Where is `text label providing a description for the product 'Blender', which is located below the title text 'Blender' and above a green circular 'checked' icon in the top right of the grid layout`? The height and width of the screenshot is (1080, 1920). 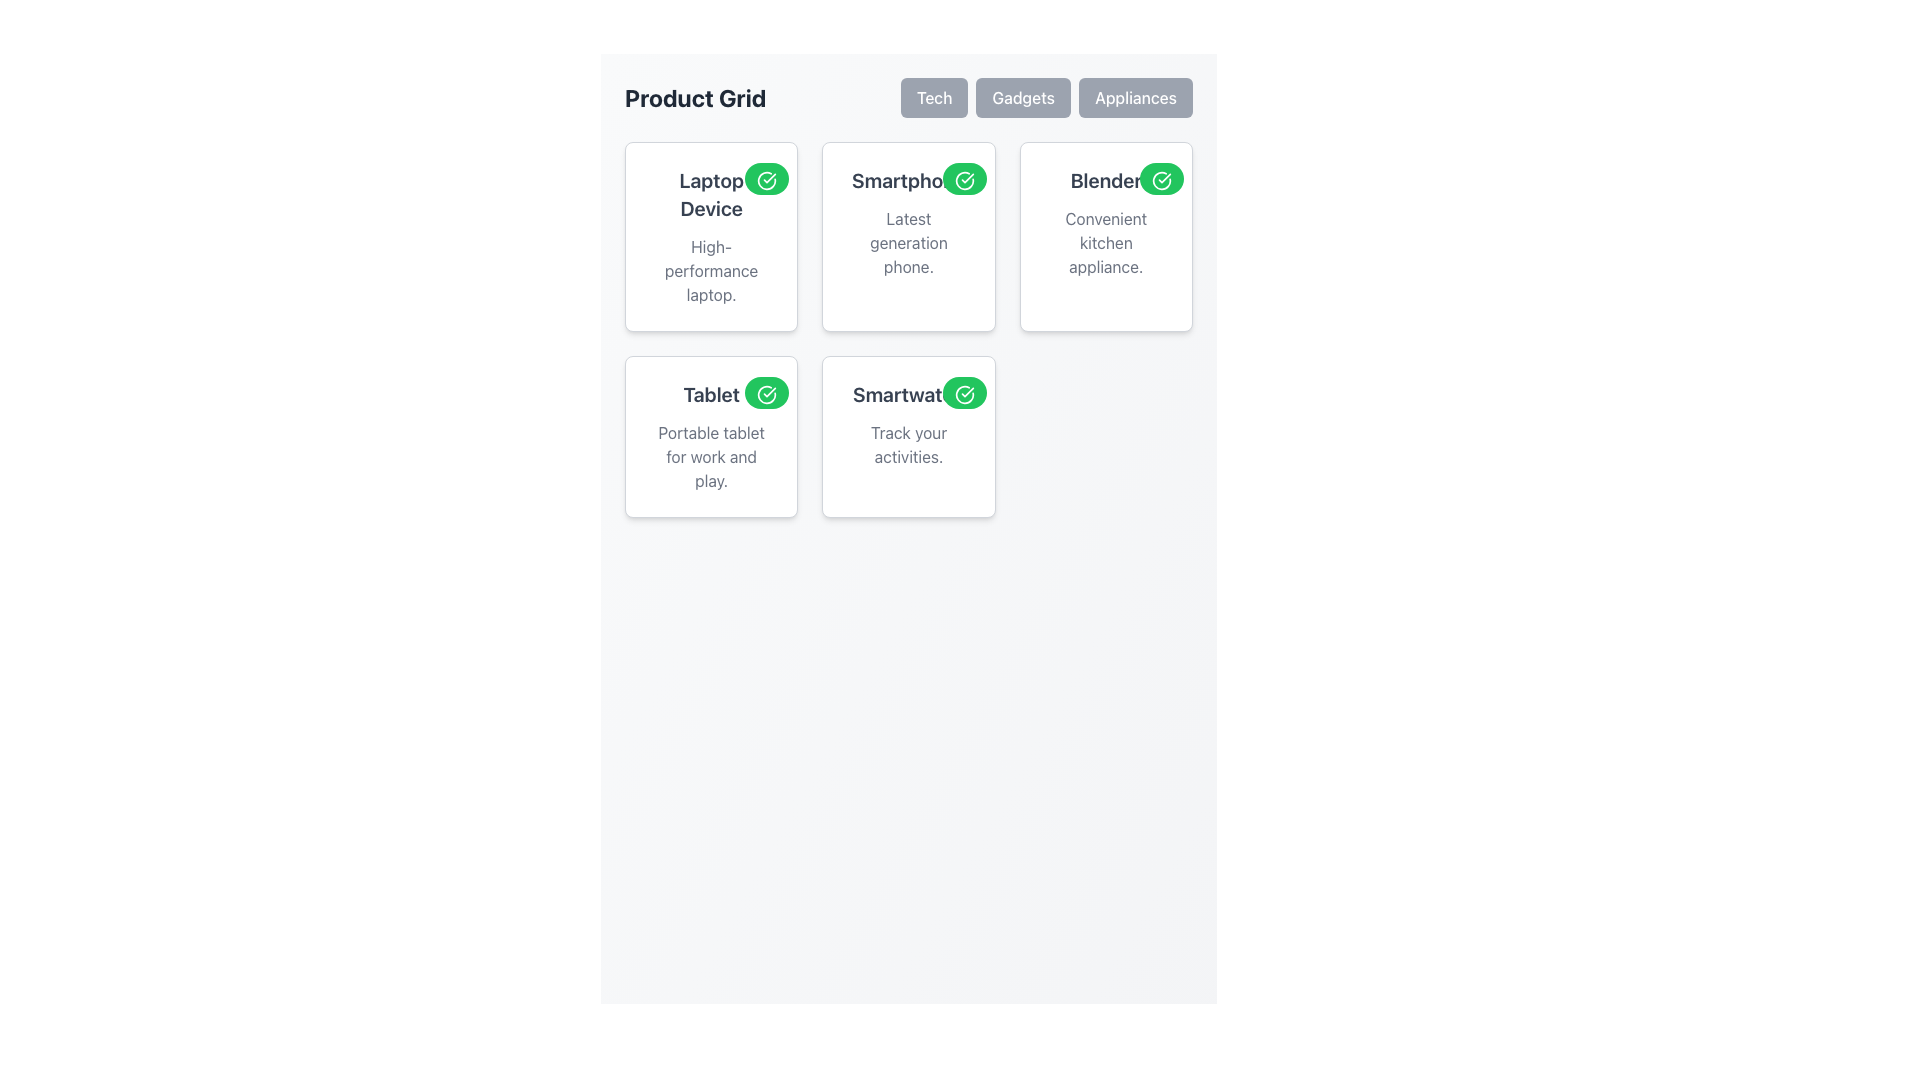 text label providing a description for the product 'Blender', which is located below the title text 'Blender' and above a green circular 'checked' icon in the top right of the grid layout is located at coordinates (1105, 242).